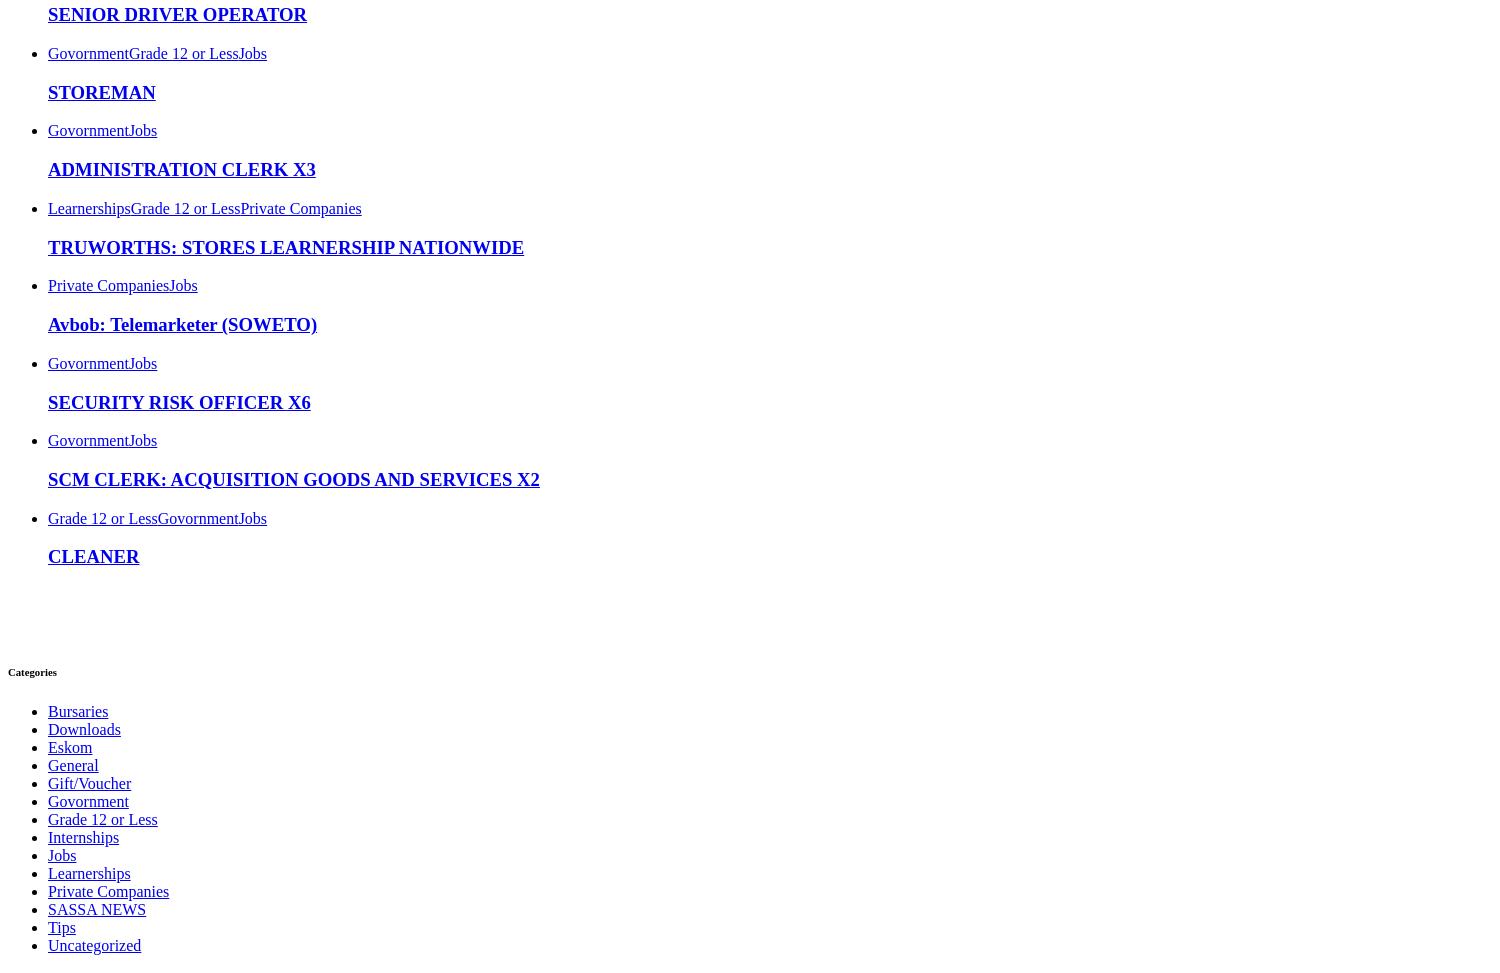 The width and height of the screenshot is (1500, 973). What do you see at coordinates (181, 169) in the screenshot?
I see `'ADMINISTRATION CLERK X3'` at bounding box center [181, 169].